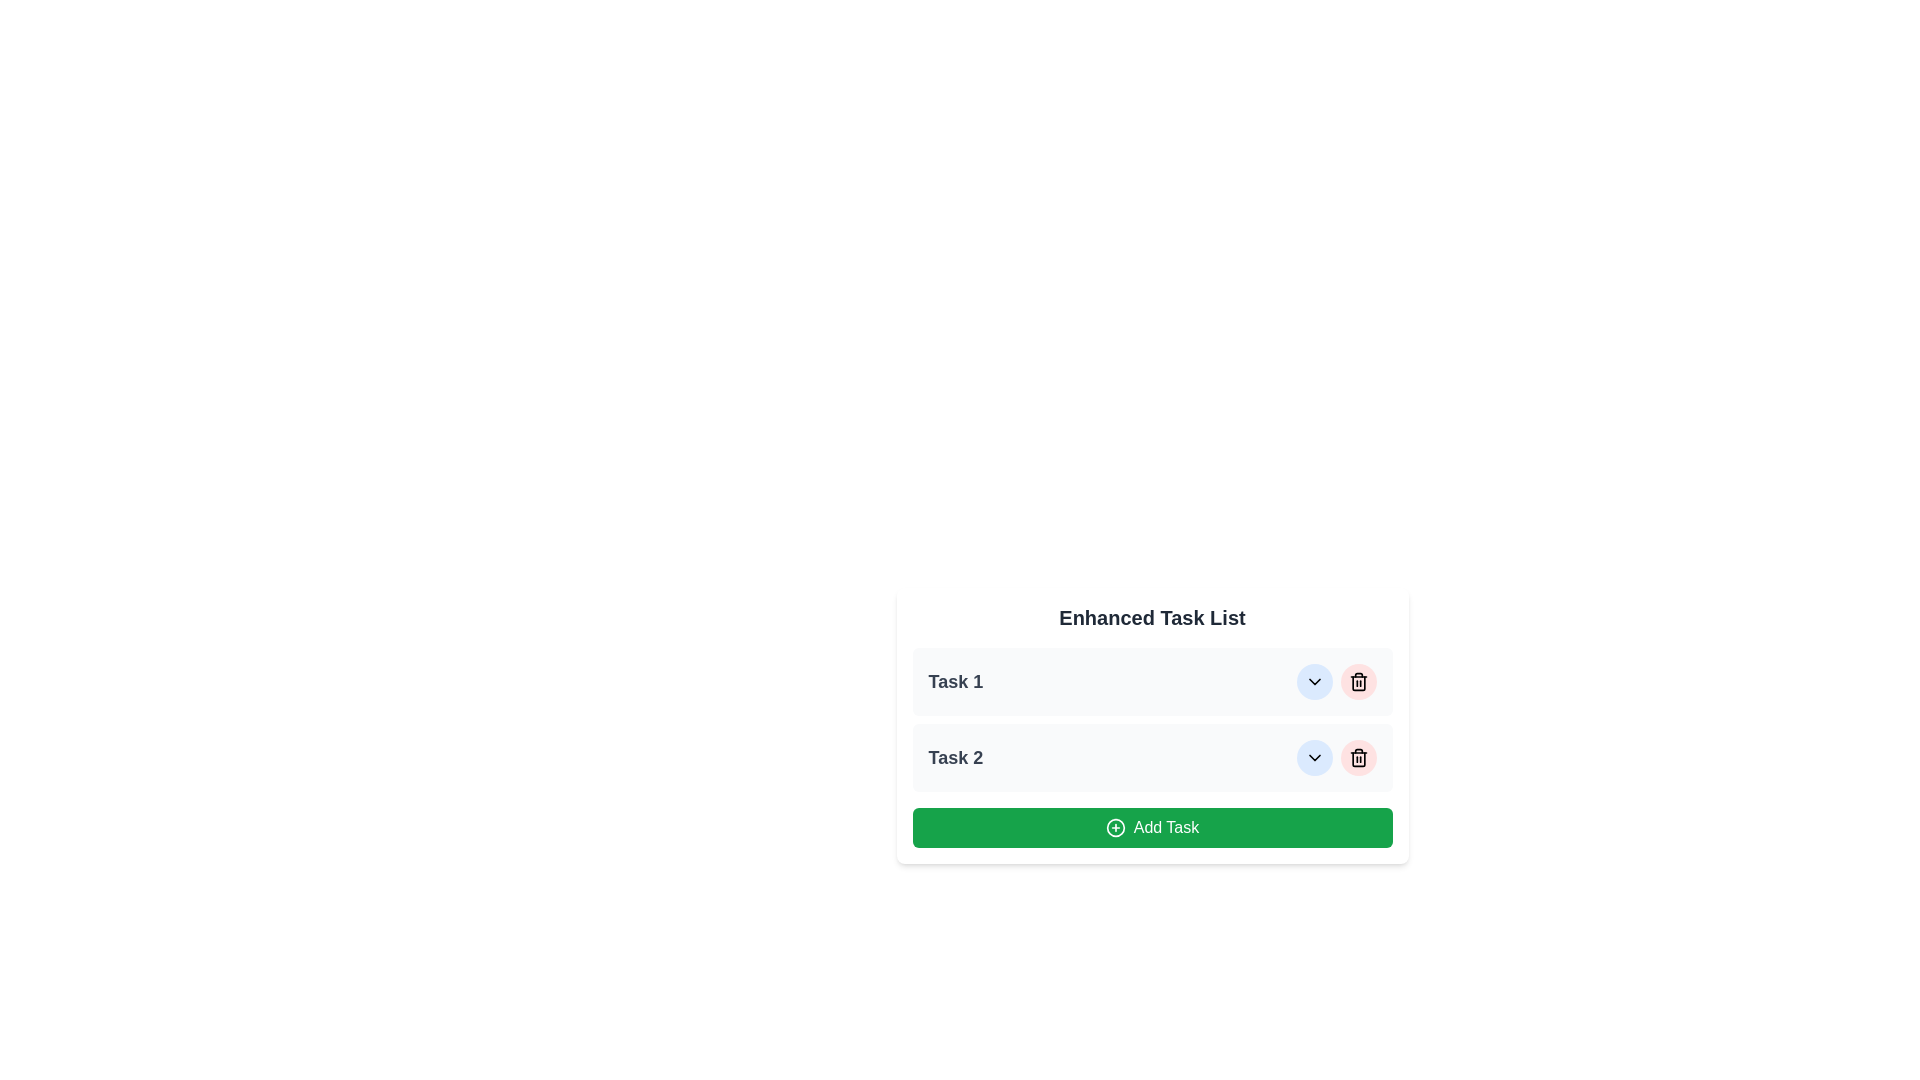 The width and height of the screenshot is (1920, 1080). I want to click on the Icon button with a circular background located to the right of 'Task 2', so click(1314, 758).